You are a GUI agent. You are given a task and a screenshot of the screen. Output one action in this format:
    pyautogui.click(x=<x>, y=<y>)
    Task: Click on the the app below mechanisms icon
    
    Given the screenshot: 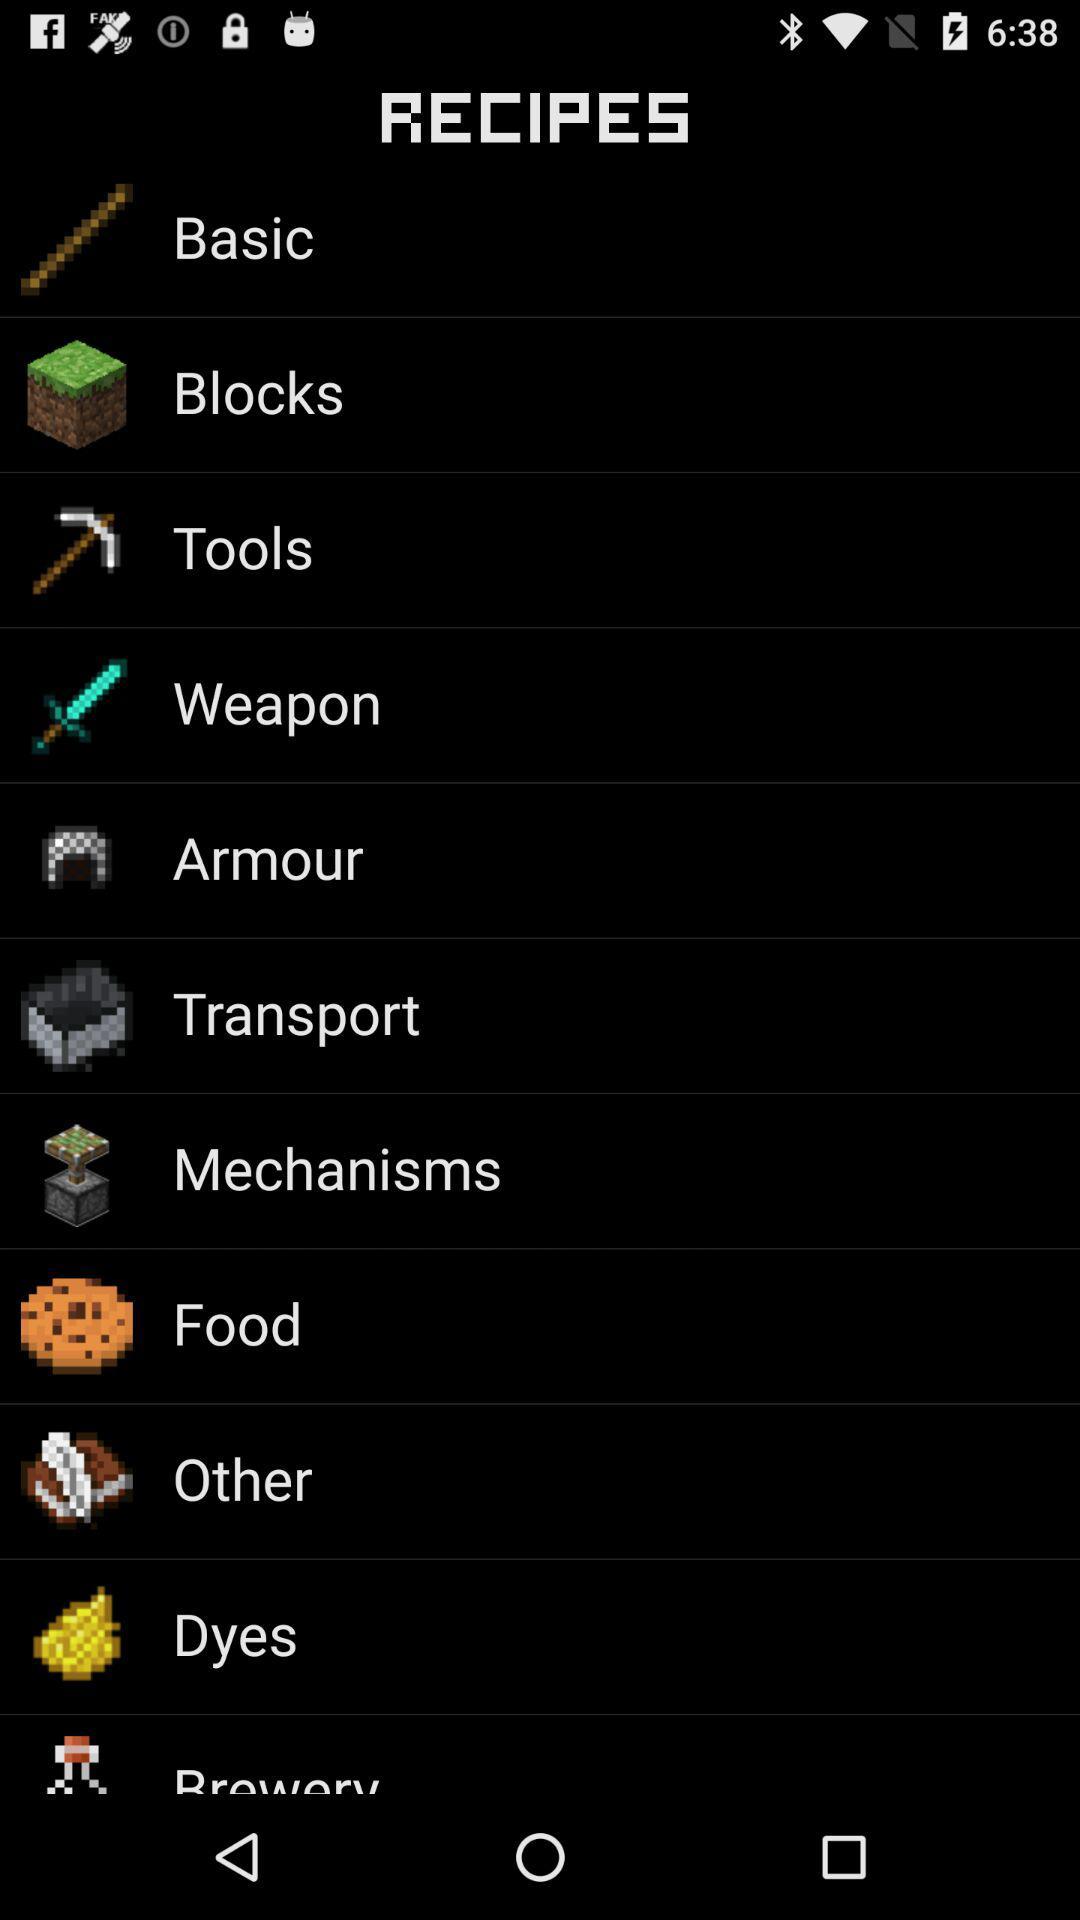 What is the action you would take?
    pyautogui.click(x=236, y=1322)
    